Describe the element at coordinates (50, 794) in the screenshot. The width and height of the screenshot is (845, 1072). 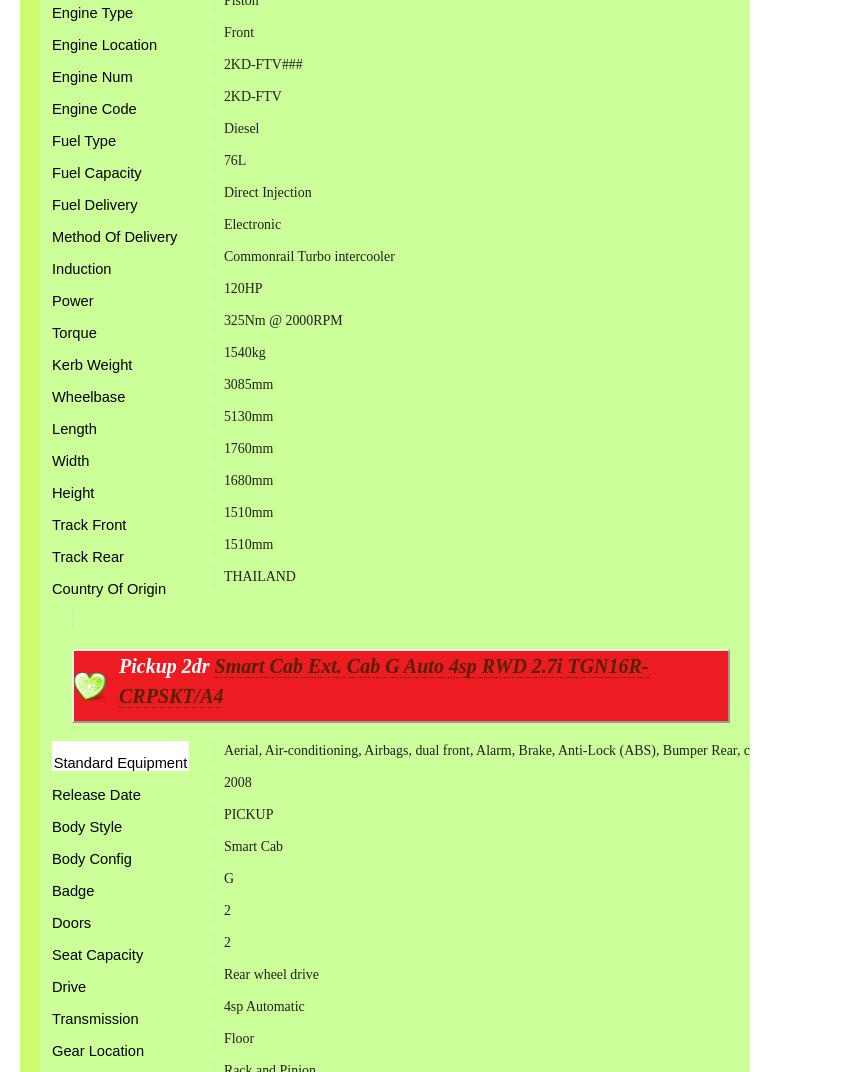
I see `'Release Date'` at that location.